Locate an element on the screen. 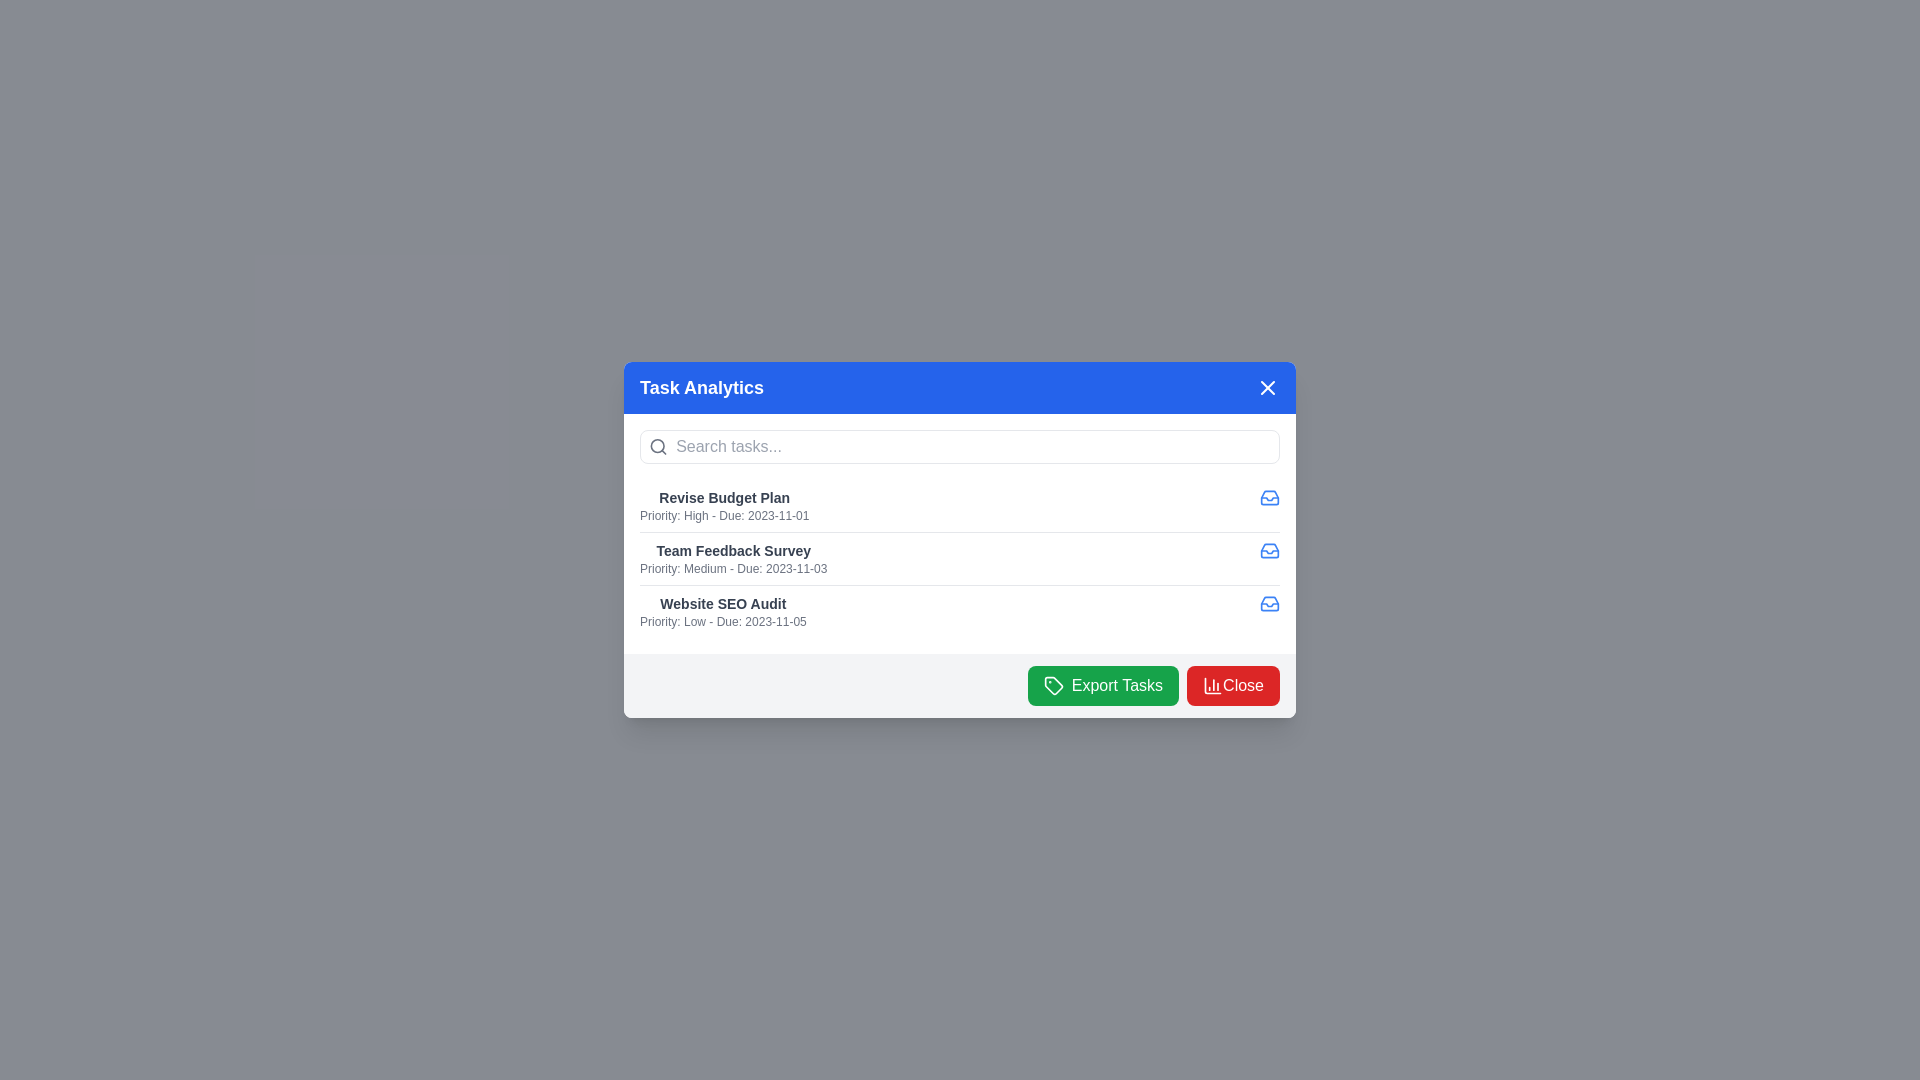 The width and height of the screenshot is (1920, 1080). the small red column chart icon located on the left side of the 'Close' text within the 'Close' button at the bottom right corner of the modal is located at coordinates (1212, 685).